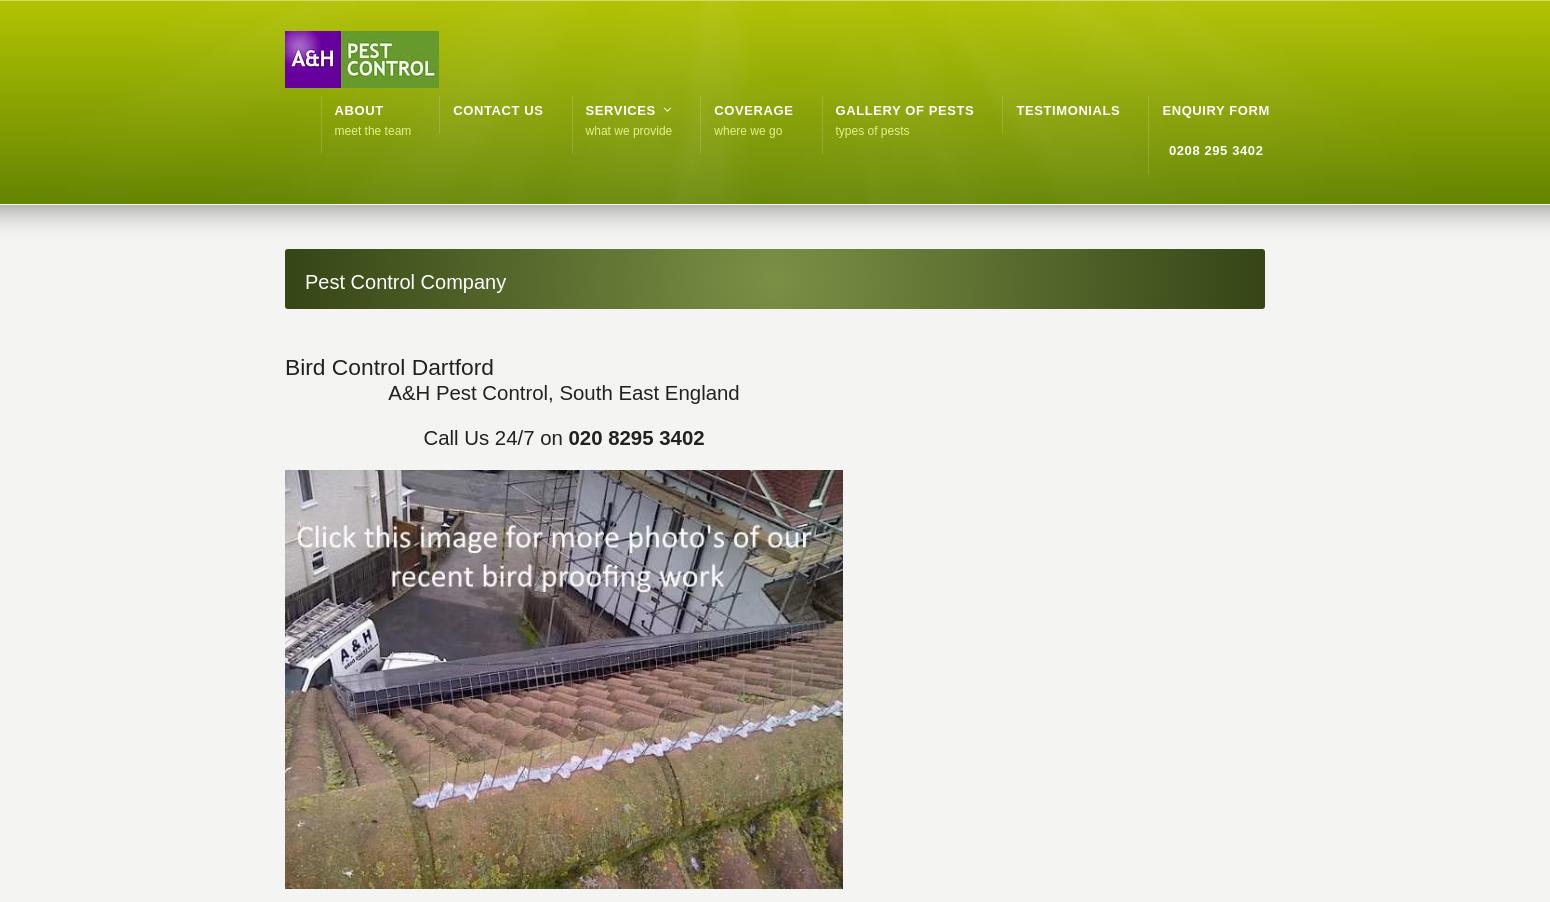  Describe the element at coordinates (305, 281) in the screenshot. I see `'Pest Control Company'` at that location.